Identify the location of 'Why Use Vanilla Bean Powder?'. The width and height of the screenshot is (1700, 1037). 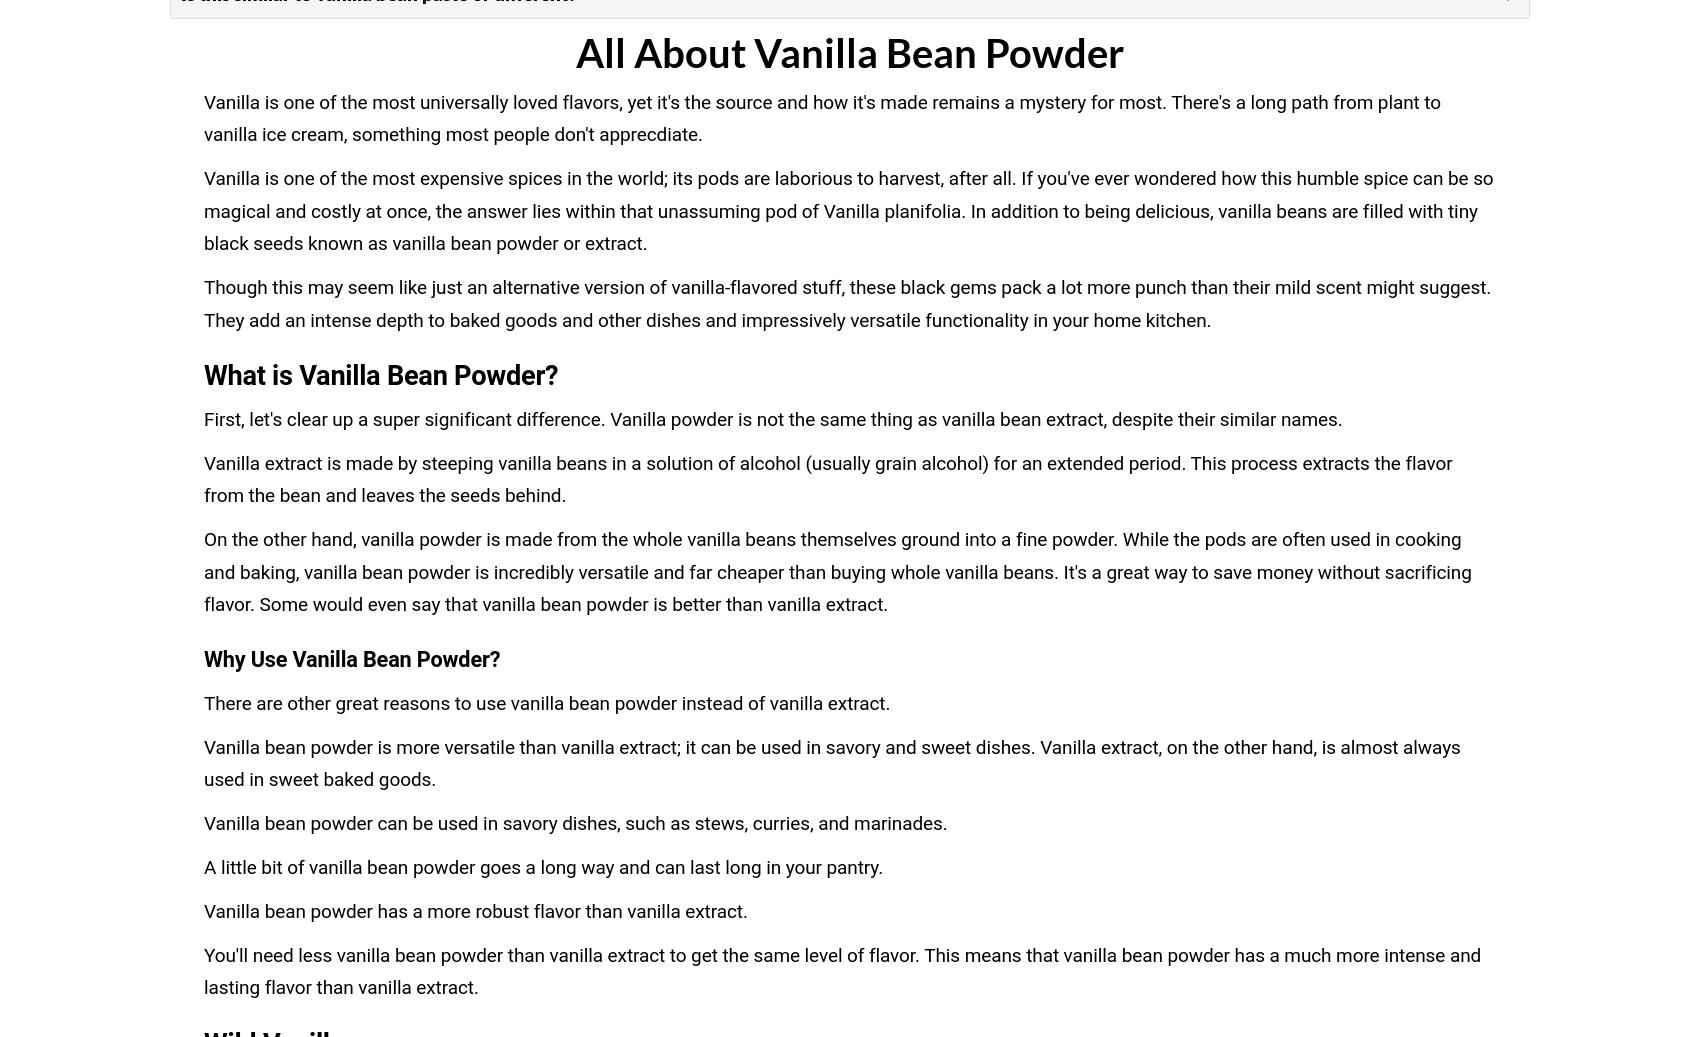
(351, 658).